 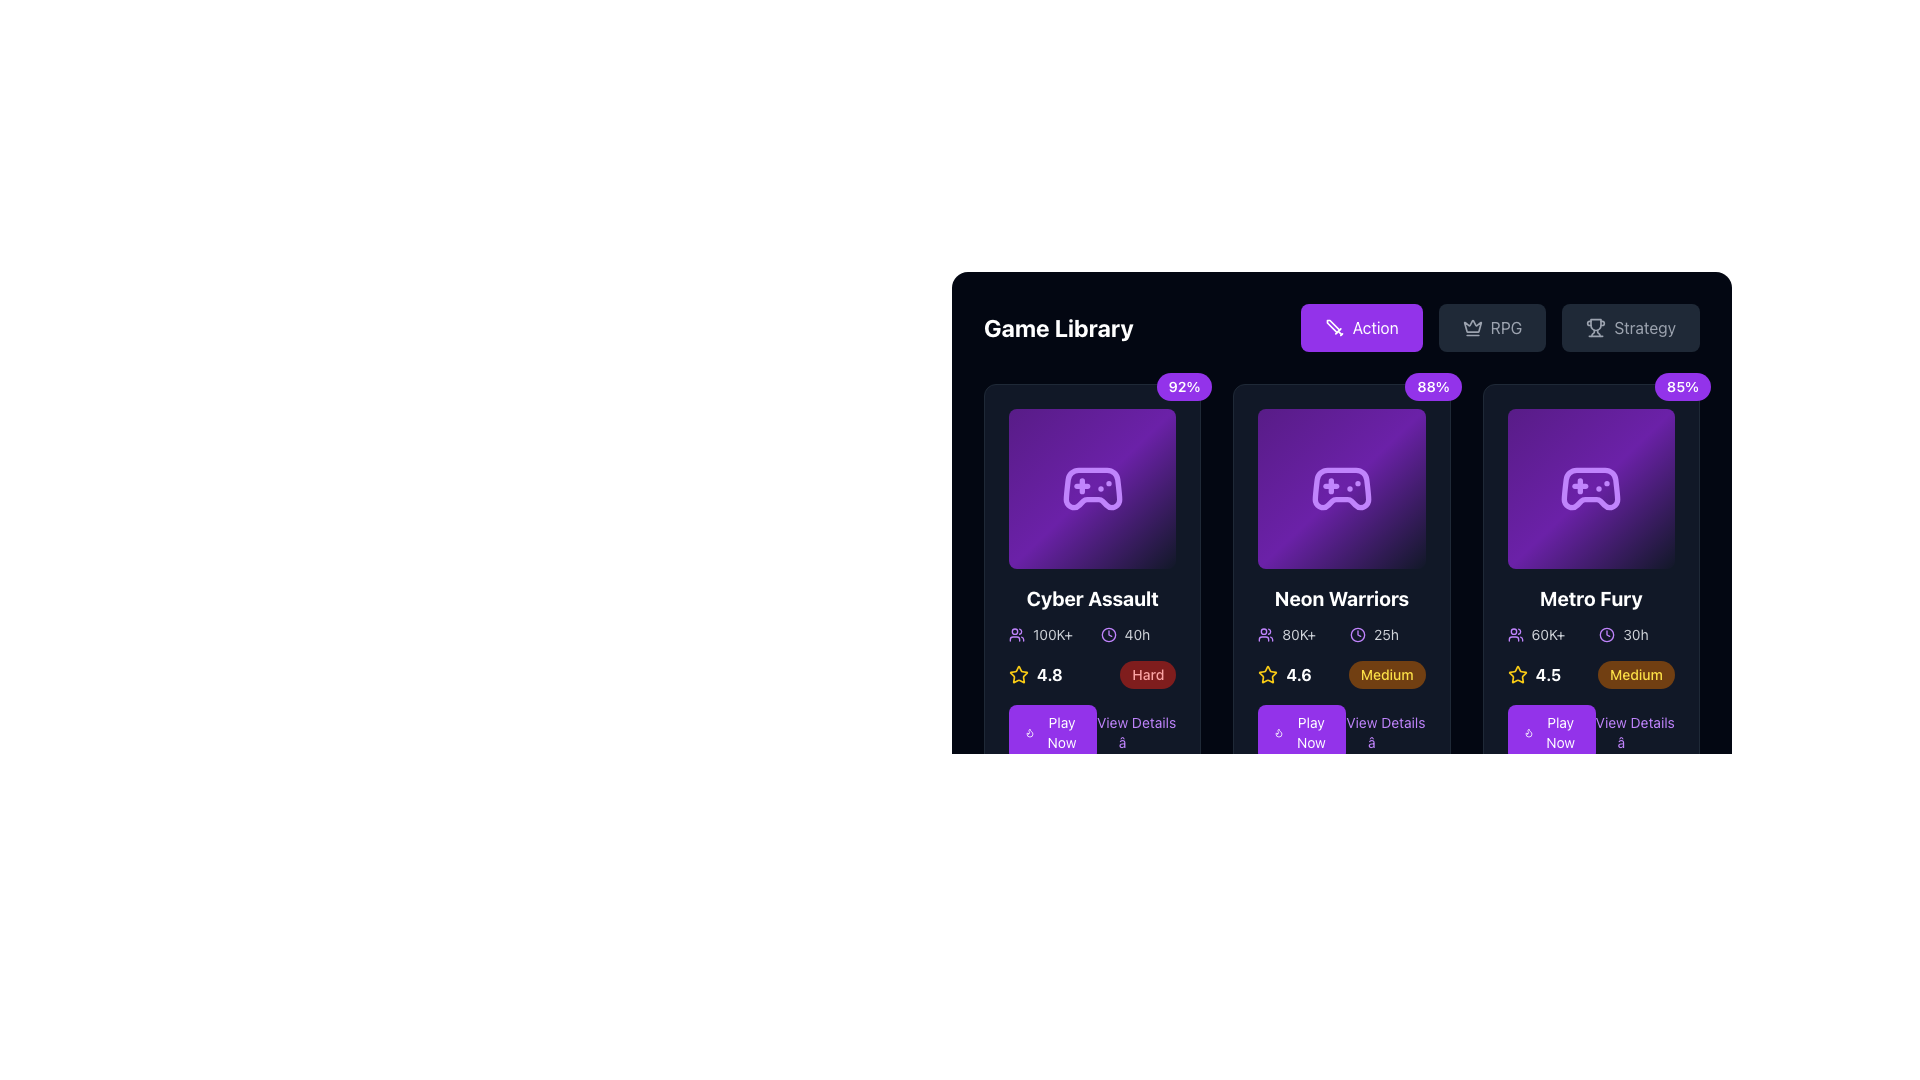 I want to click on the user count displayed as '60K+' next to the small purple icon of multiple users in the 'Metro Fury' section of the third game card, so click(x=1544, y=635).